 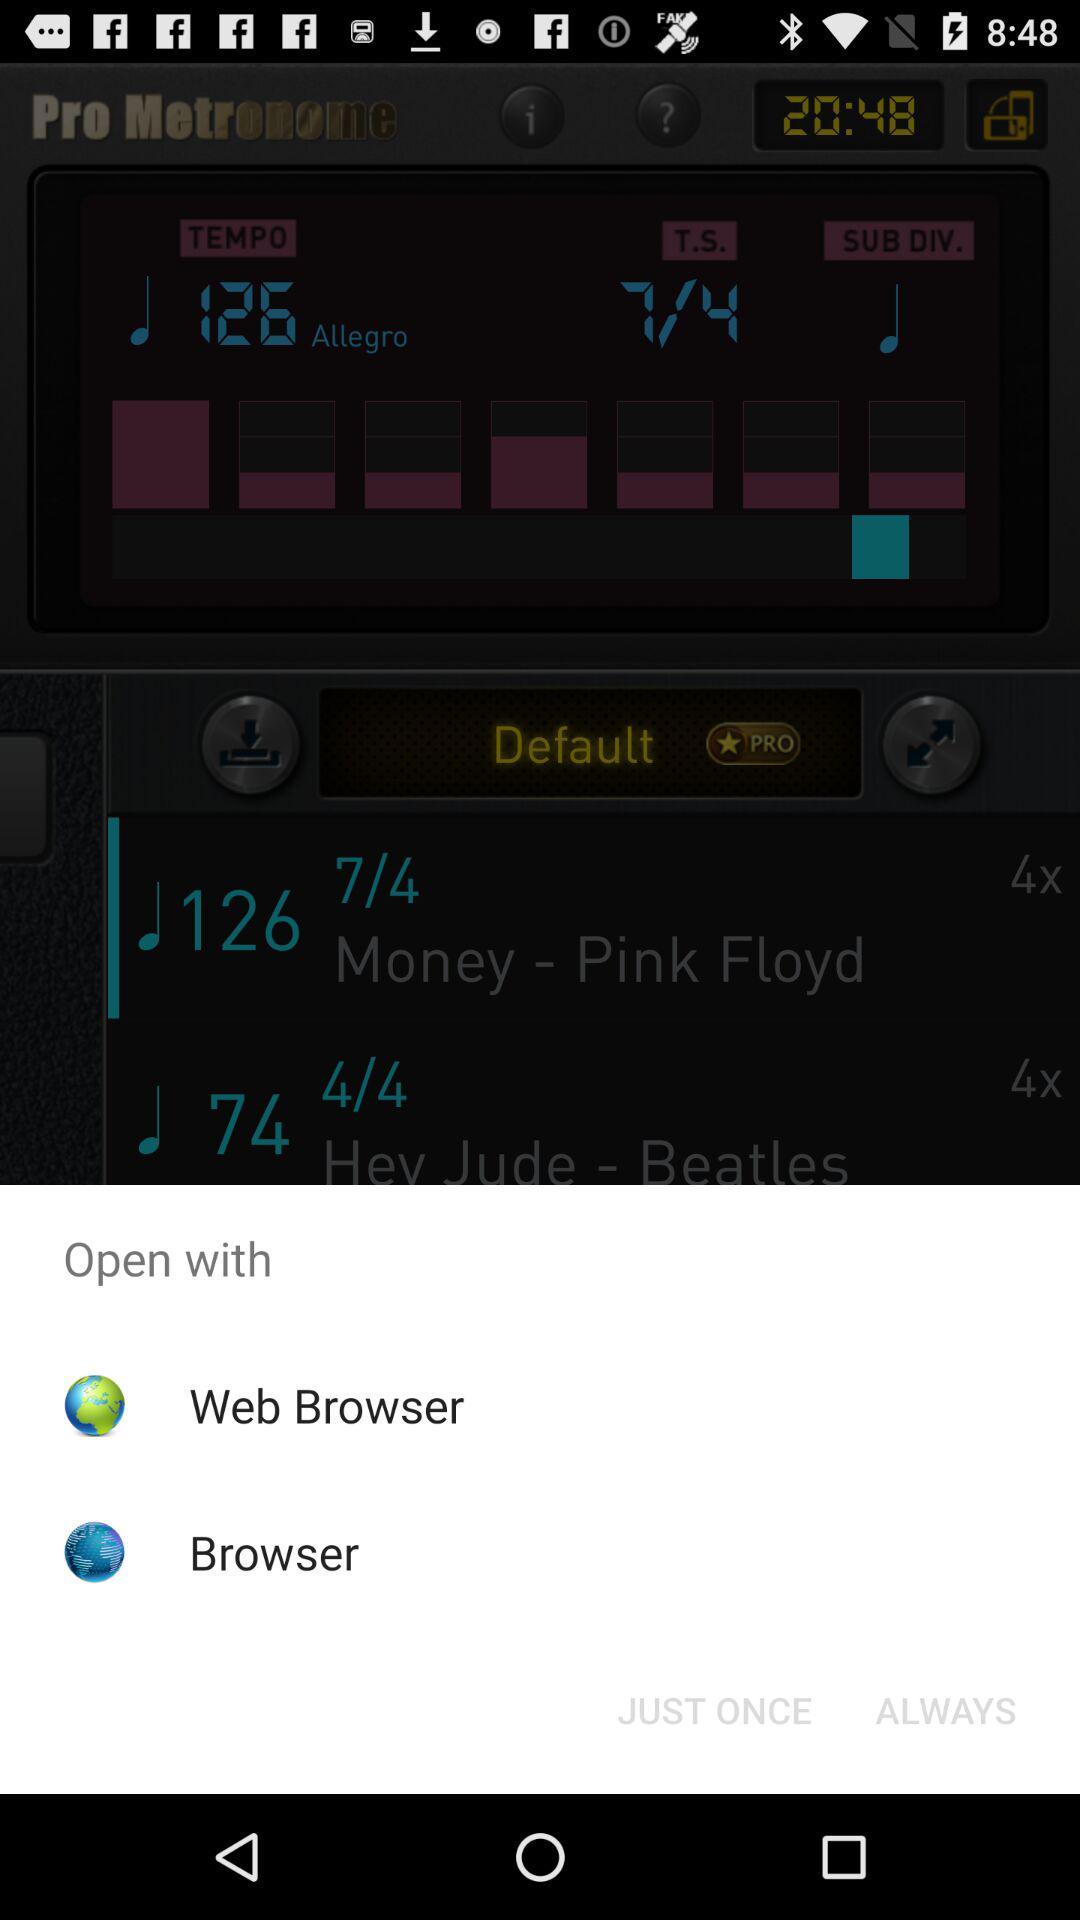 What do you see at coordinates (713, 1708) in the screenshot?
I see `the item to the left of the always icon` at bounding box center [713, 1708].